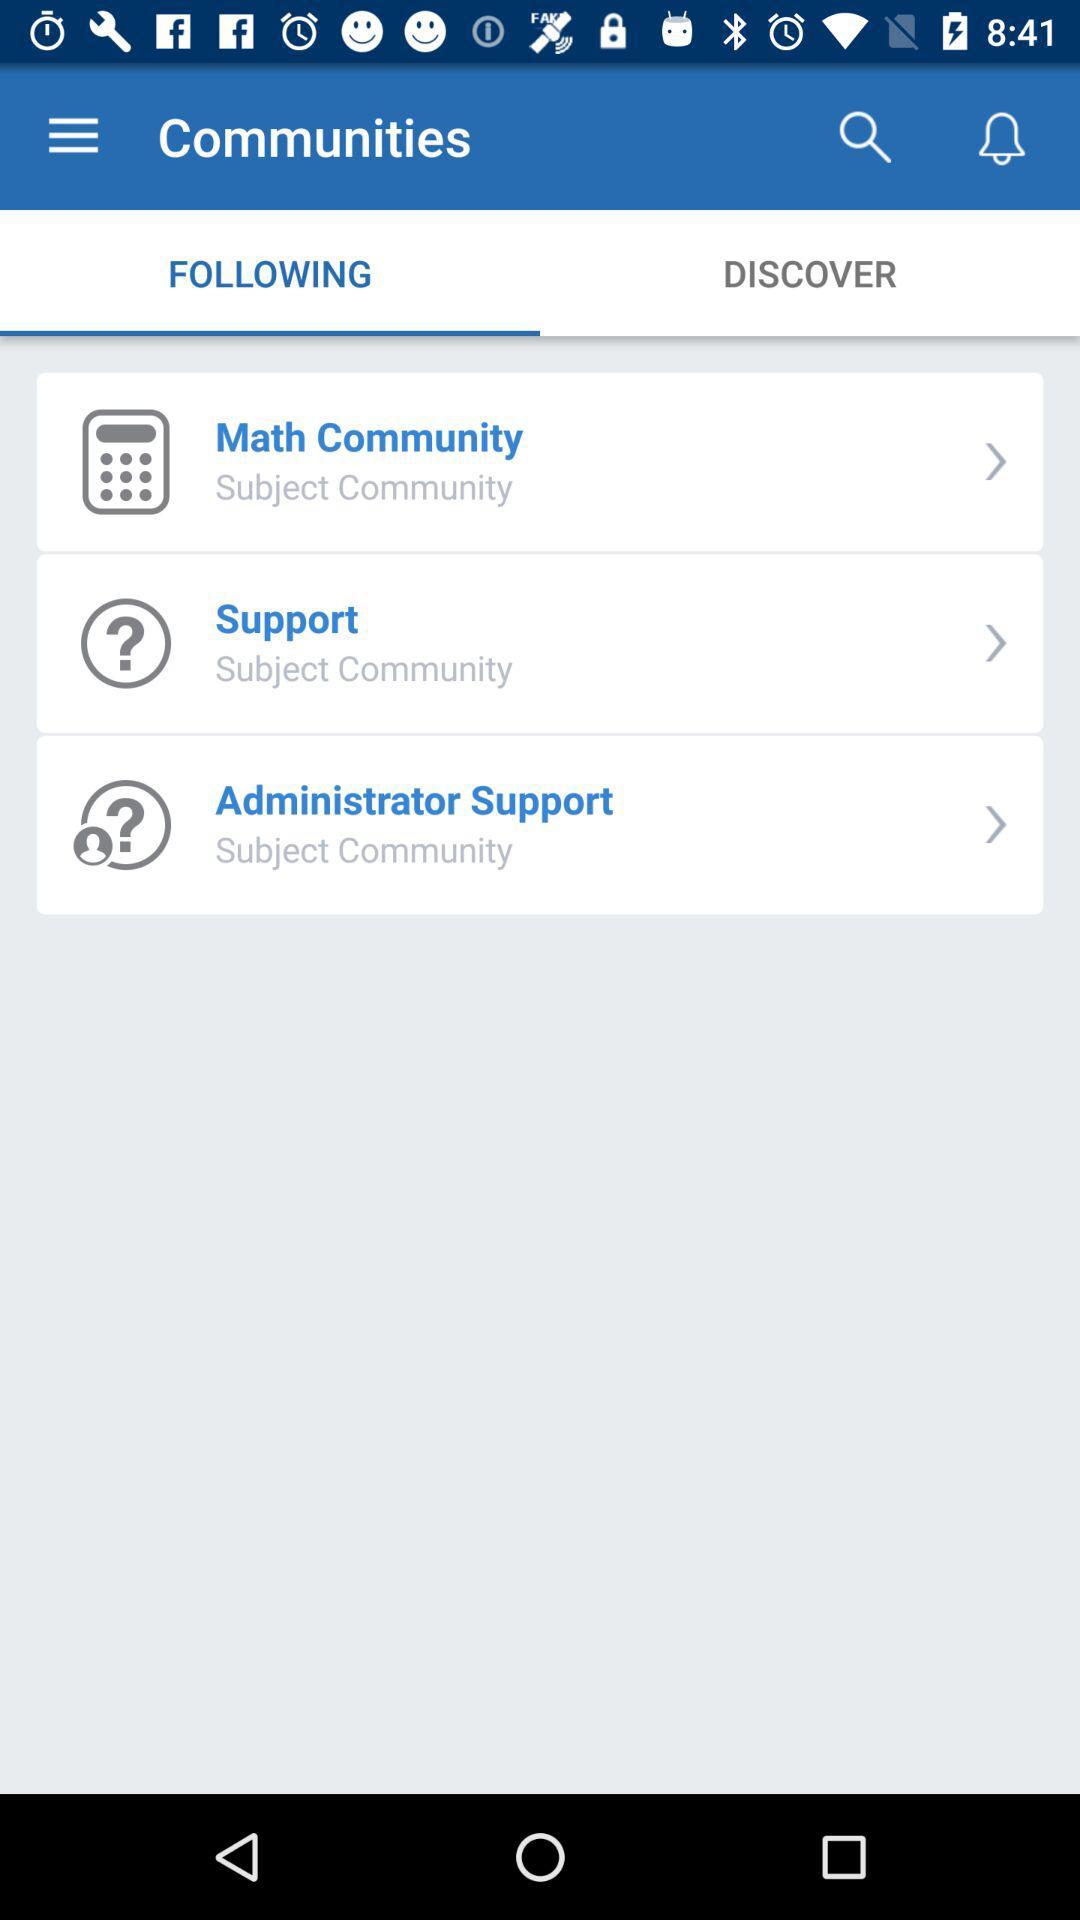  Describe the element at coordinates (863, 135) in the screenshot. I see `the item to the right of the communities app` at that location.